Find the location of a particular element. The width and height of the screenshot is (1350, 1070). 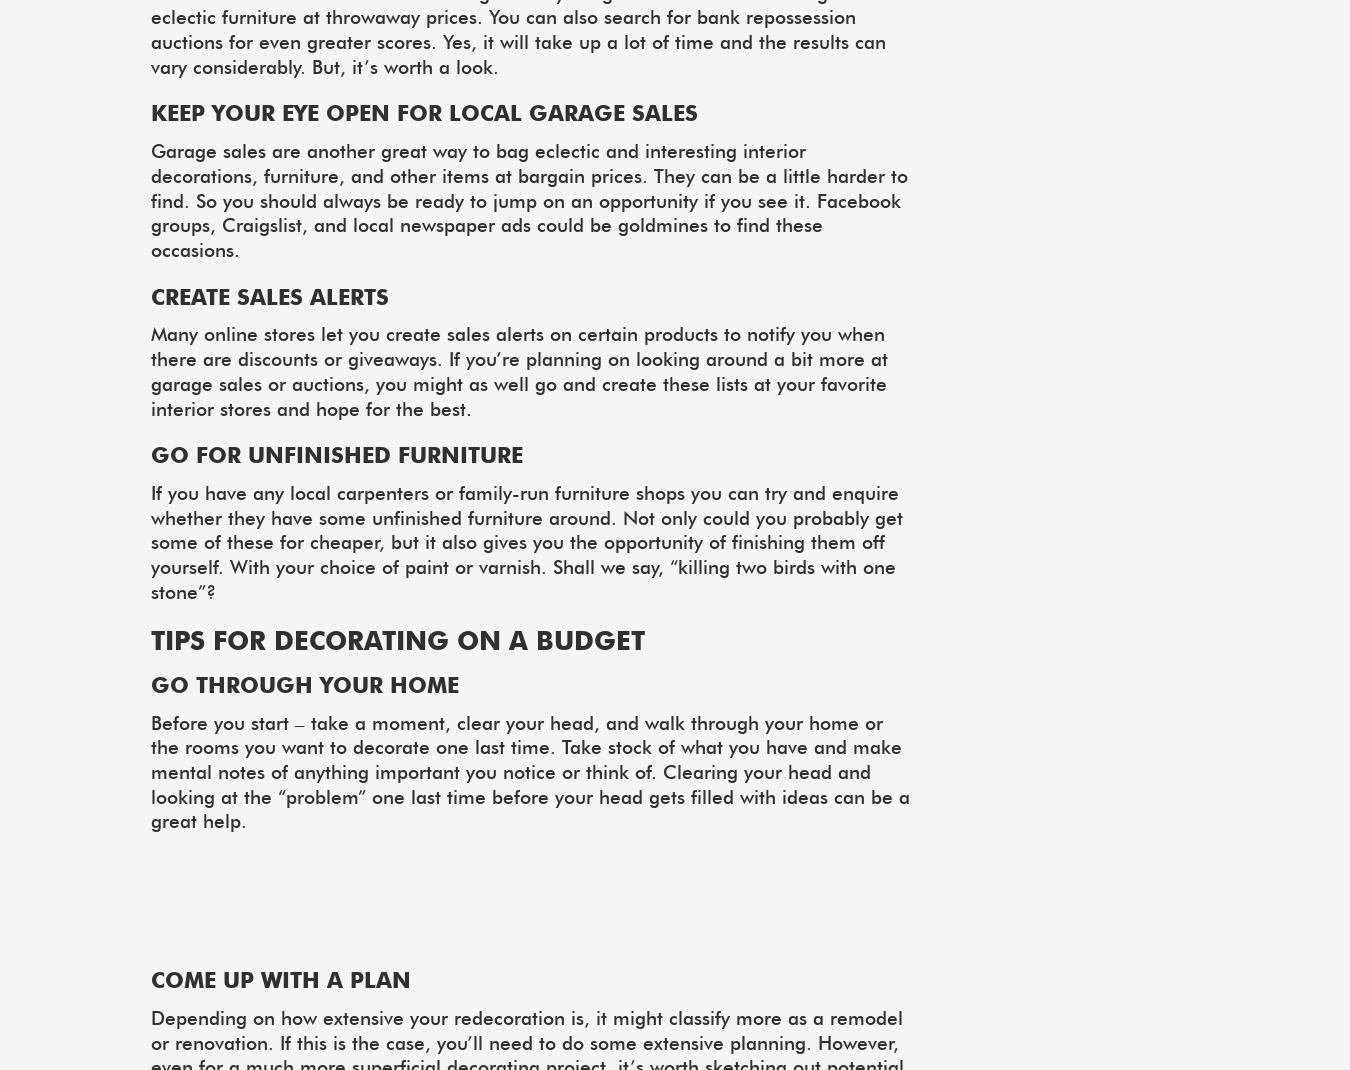

'Come up with a plan' is located at coordinates (279, 979).